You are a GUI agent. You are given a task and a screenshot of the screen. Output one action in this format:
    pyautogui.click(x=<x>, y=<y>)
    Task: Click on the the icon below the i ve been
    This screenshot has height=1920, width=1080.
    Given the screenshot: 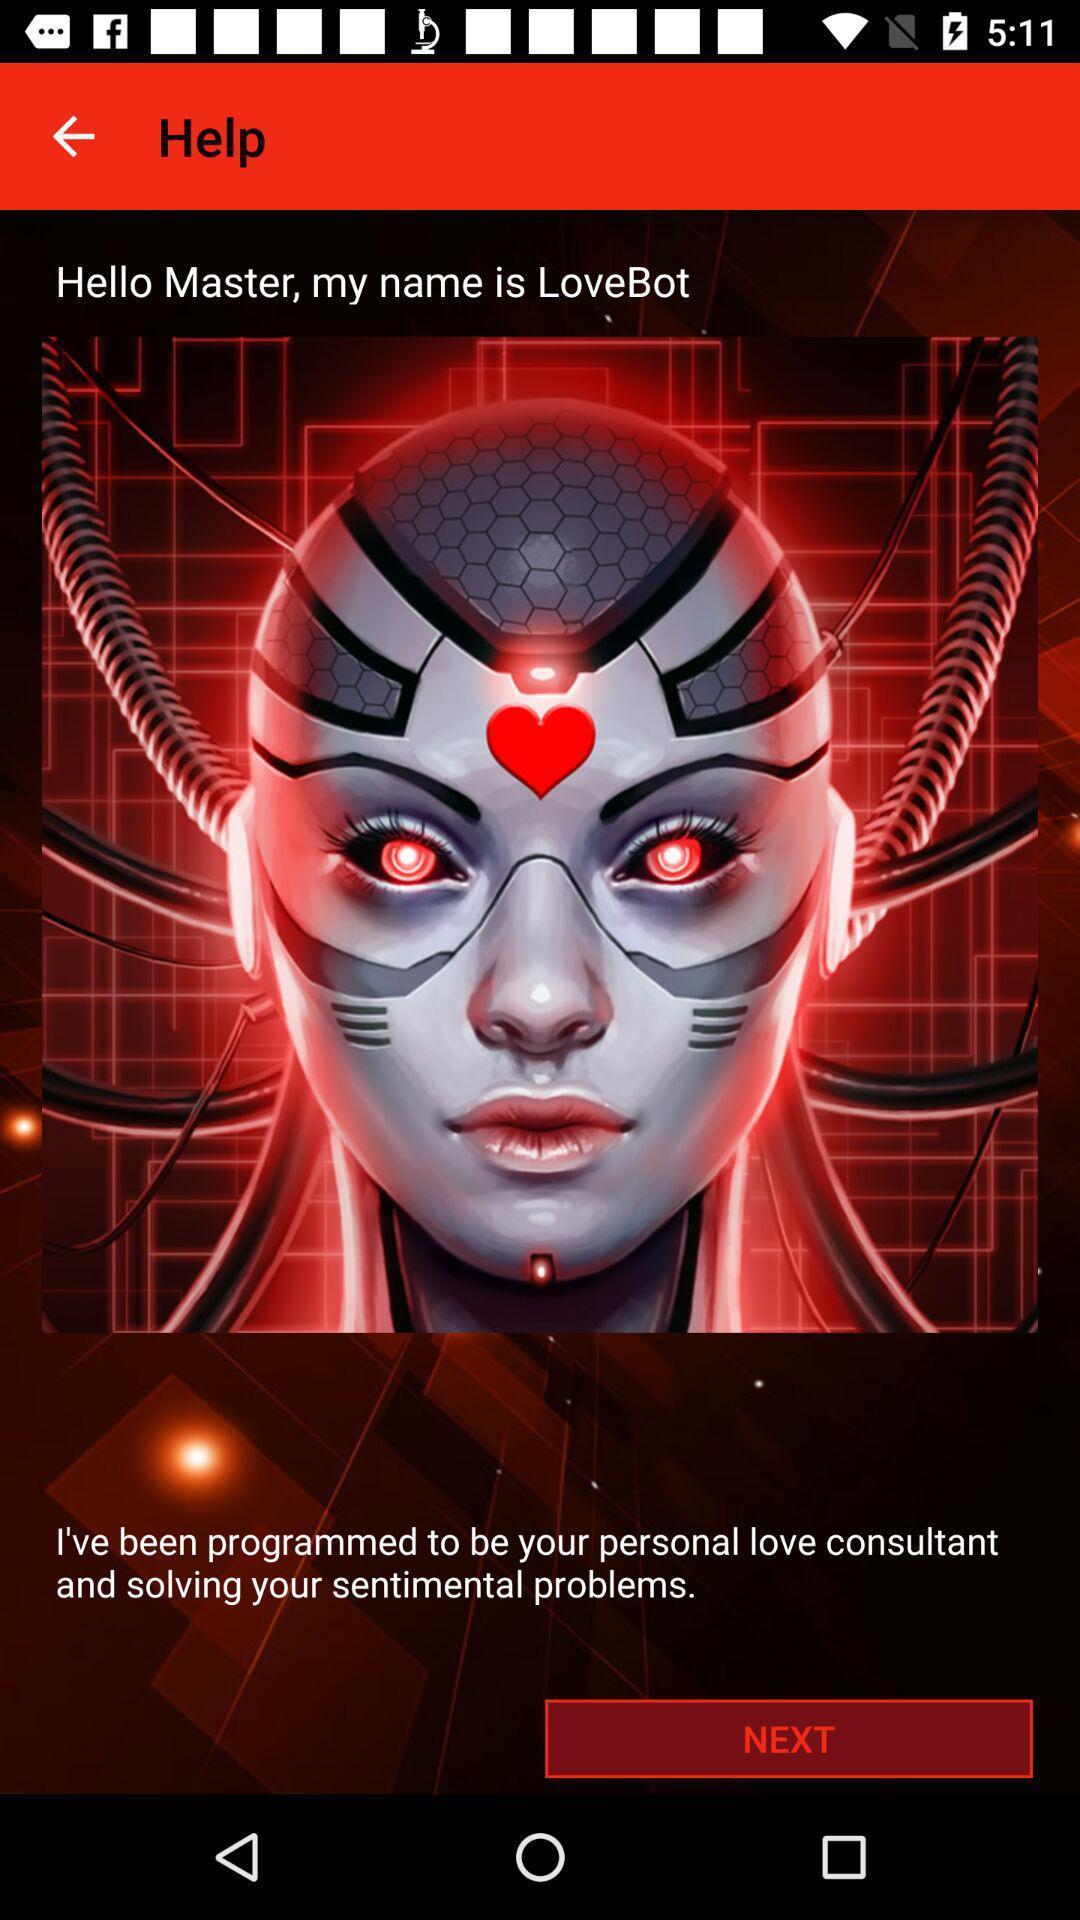 What is the action you would take?
    pyautogui.click(x=788, y=1737)
    